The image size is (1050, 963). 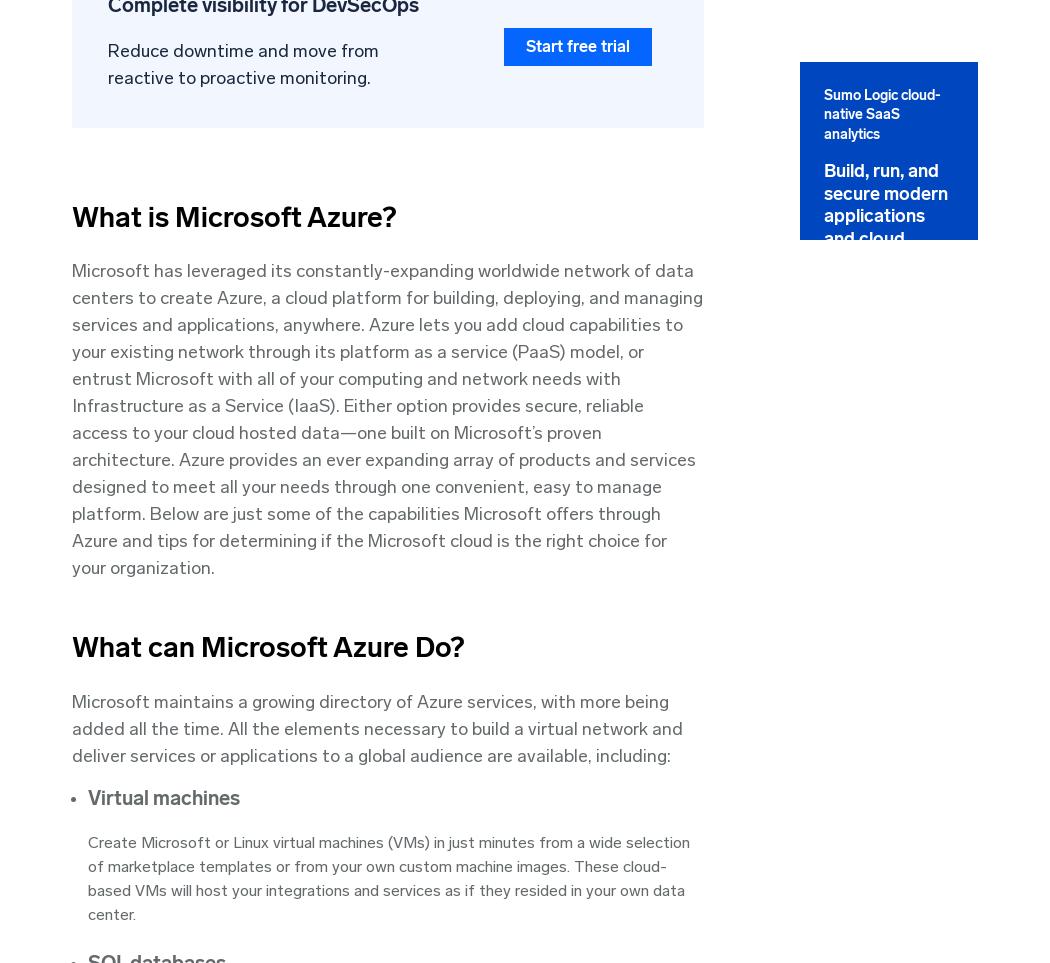 I want to click on 'Community', so click(x=85, y=629).